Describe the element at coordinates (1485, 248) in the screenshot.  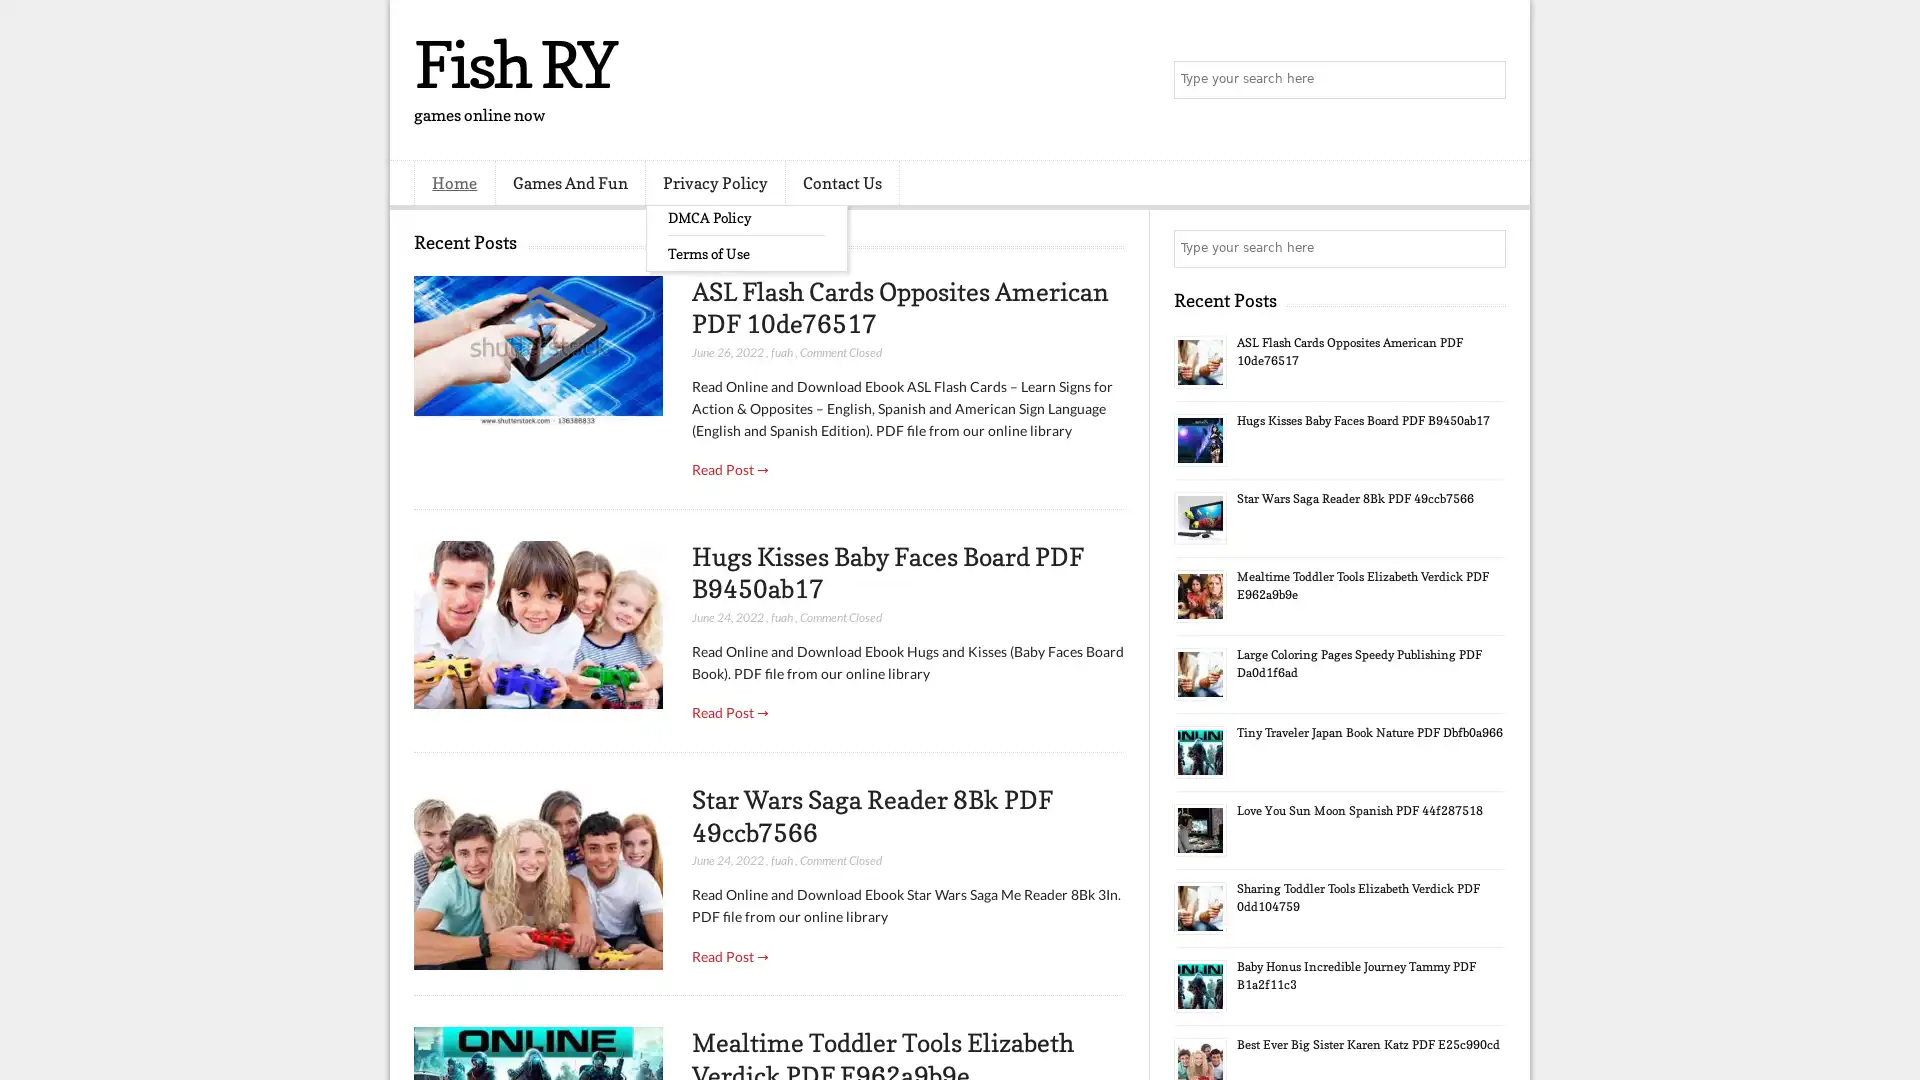
I see `Search` at that location.